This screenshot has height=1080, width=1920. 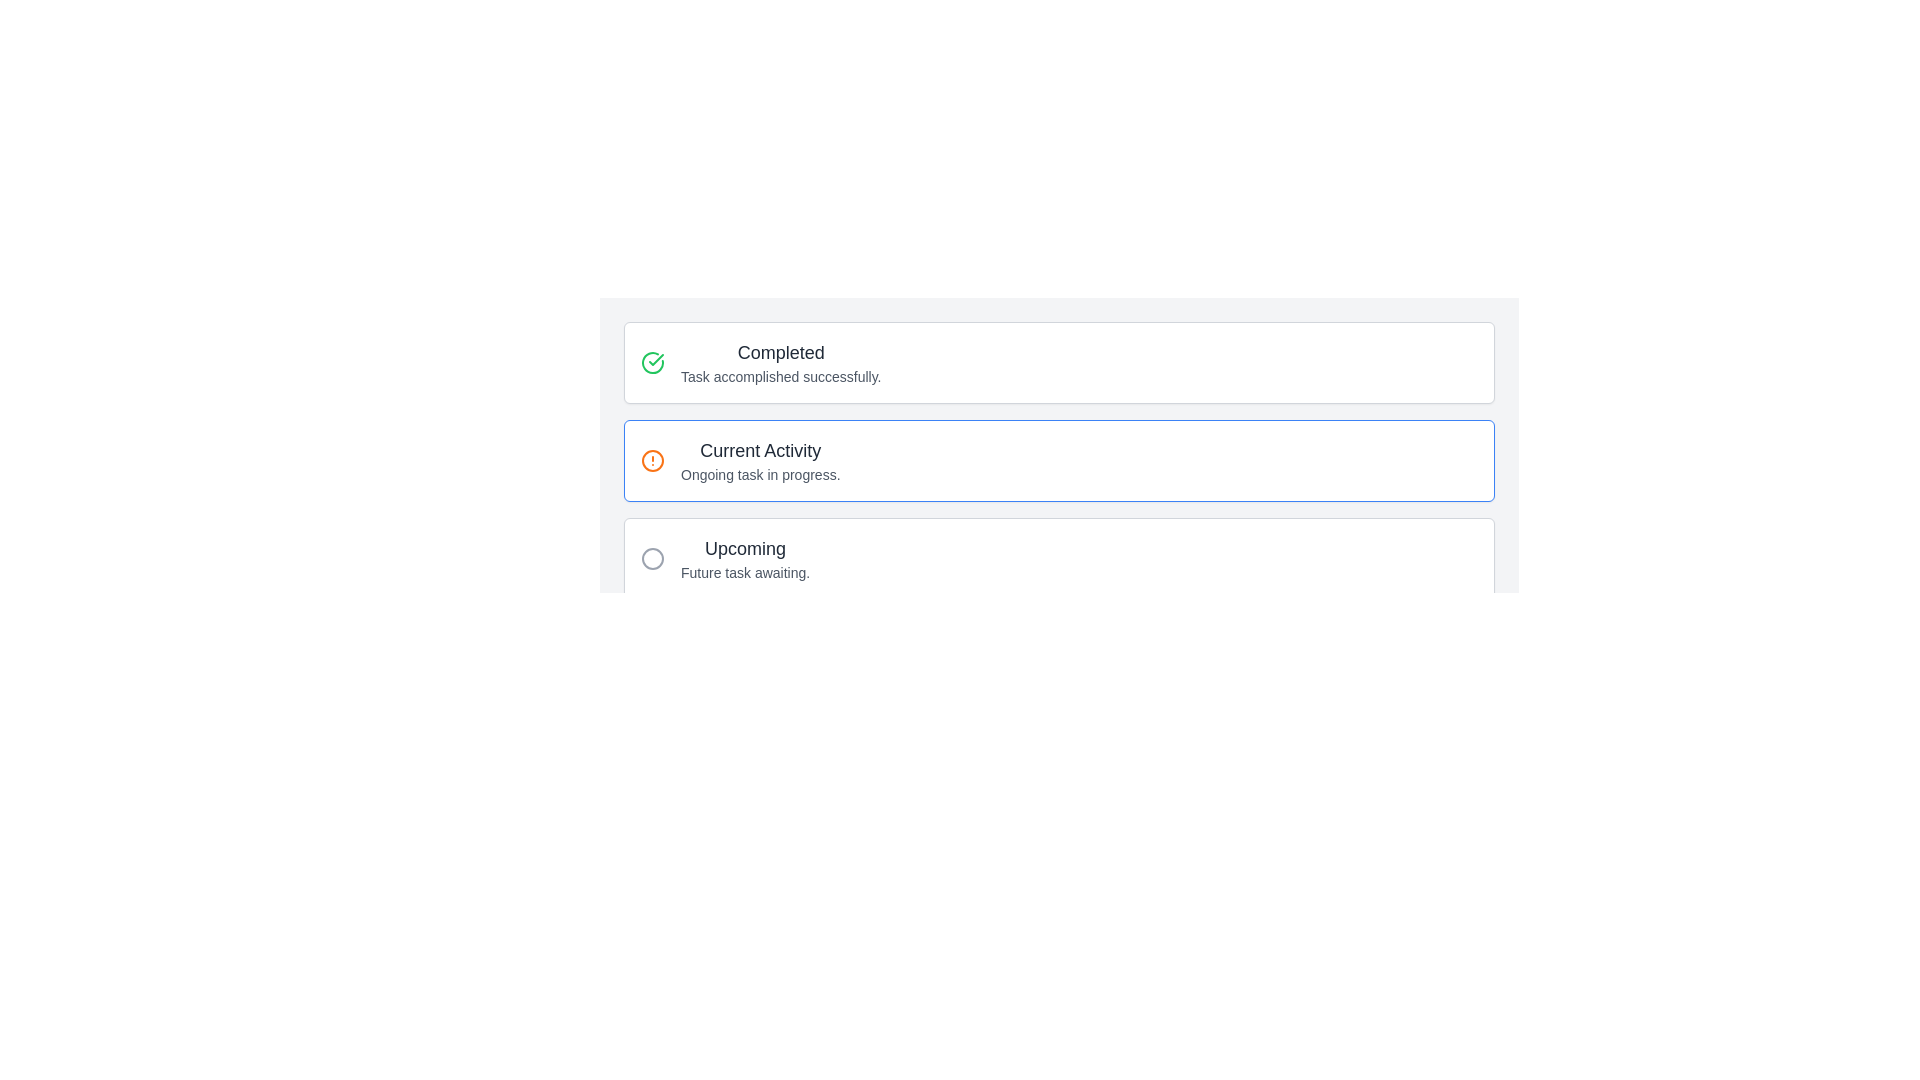 I want to click on the descriptive text element located directly below 'Current Activity', which provides additional information about the ongoing task, so click(x=759, y=474).